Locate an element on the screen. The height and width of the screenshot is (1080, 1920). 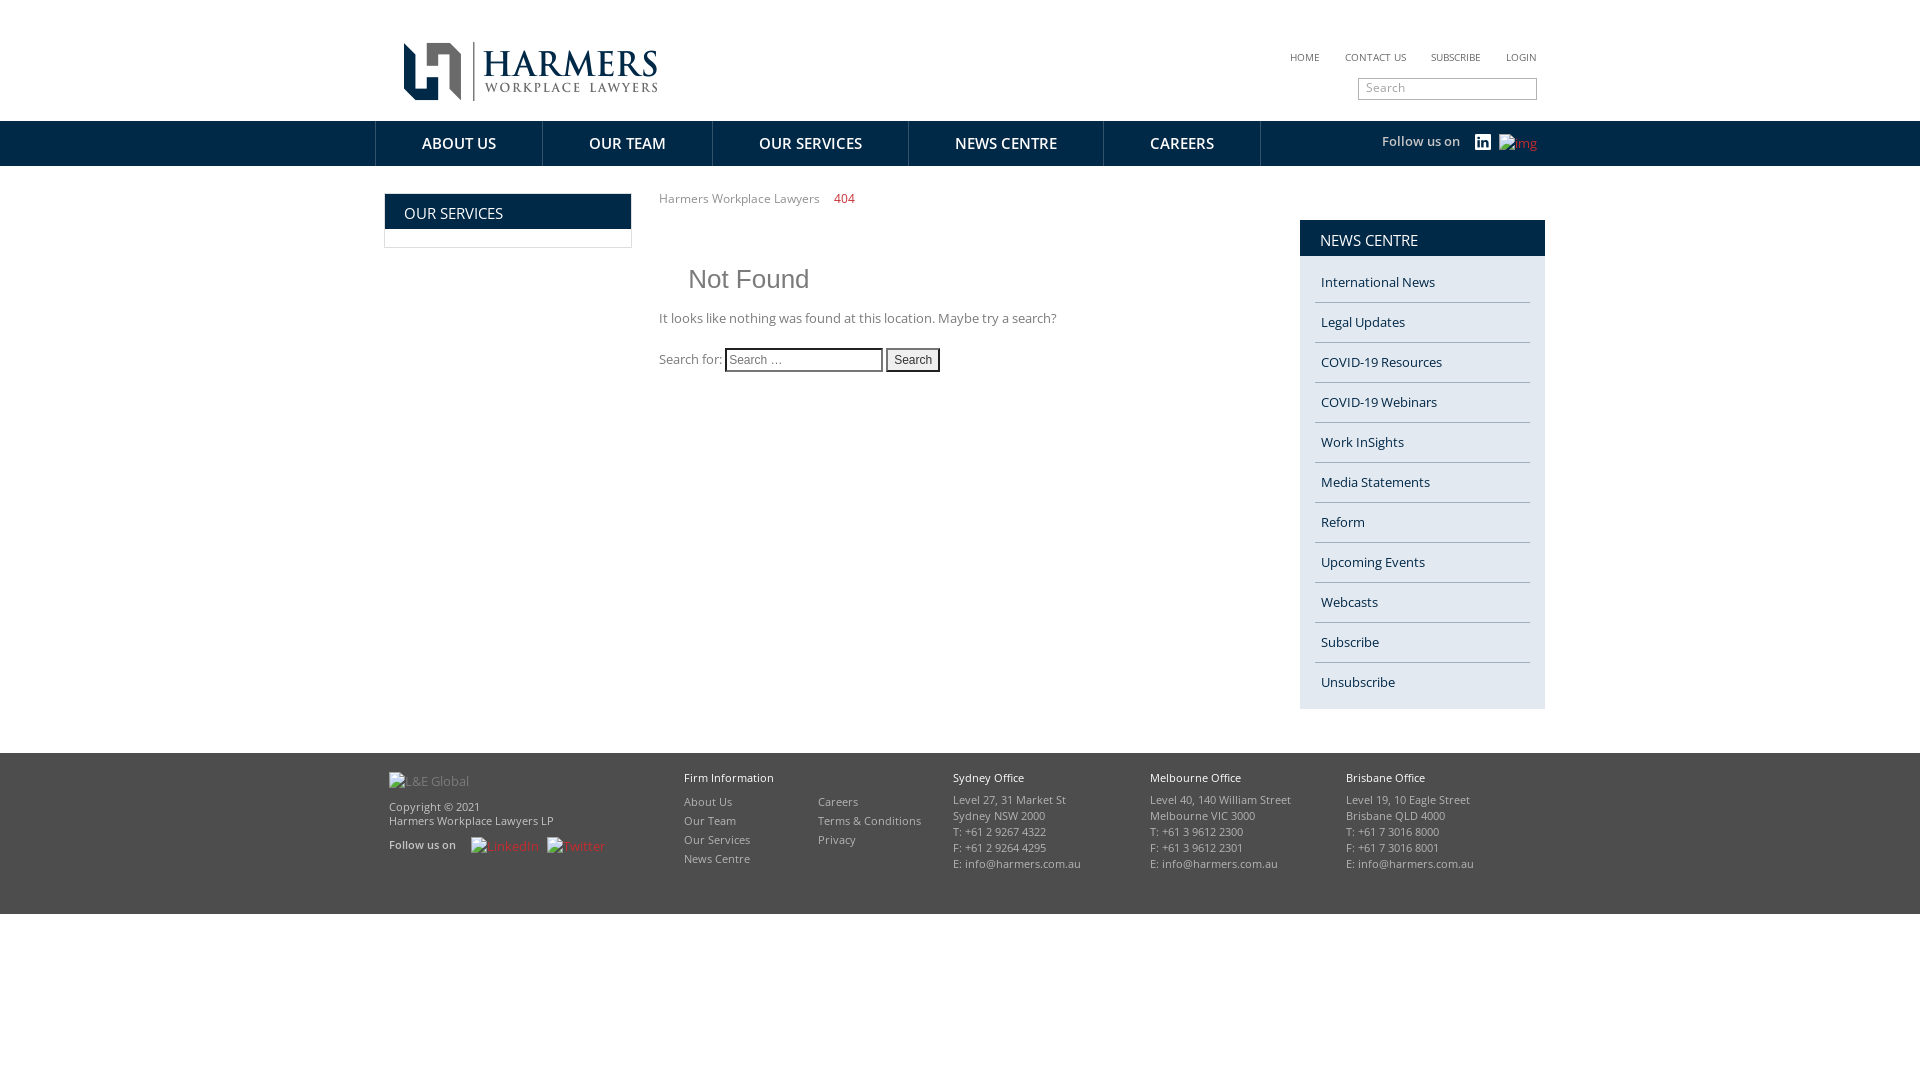
'Privacy' is located at coordinates (817, 839).